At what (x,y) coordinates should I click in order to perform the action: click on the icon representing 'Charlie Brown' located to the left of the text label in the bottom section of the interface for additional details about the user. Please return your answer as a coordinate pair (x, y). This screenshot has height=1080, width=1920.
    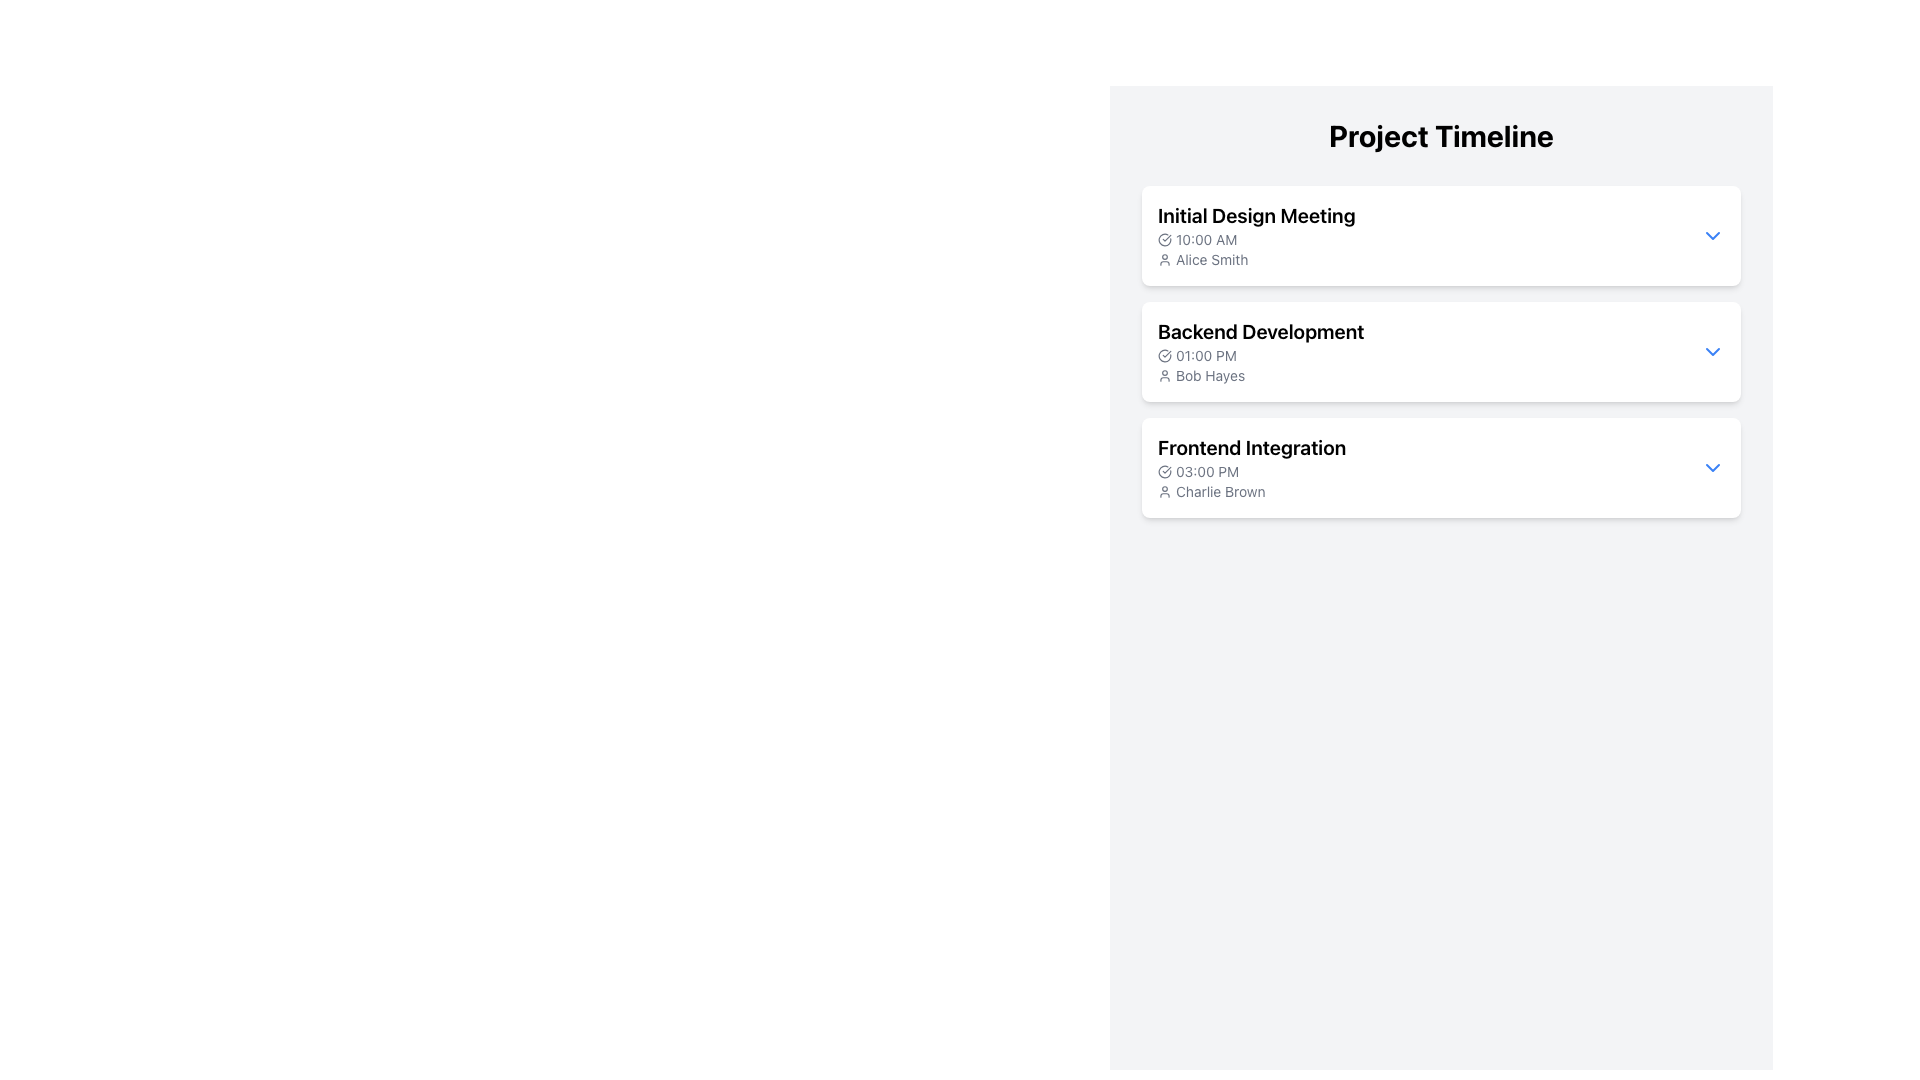
    Looking at the image, I should click on (1165, 492).